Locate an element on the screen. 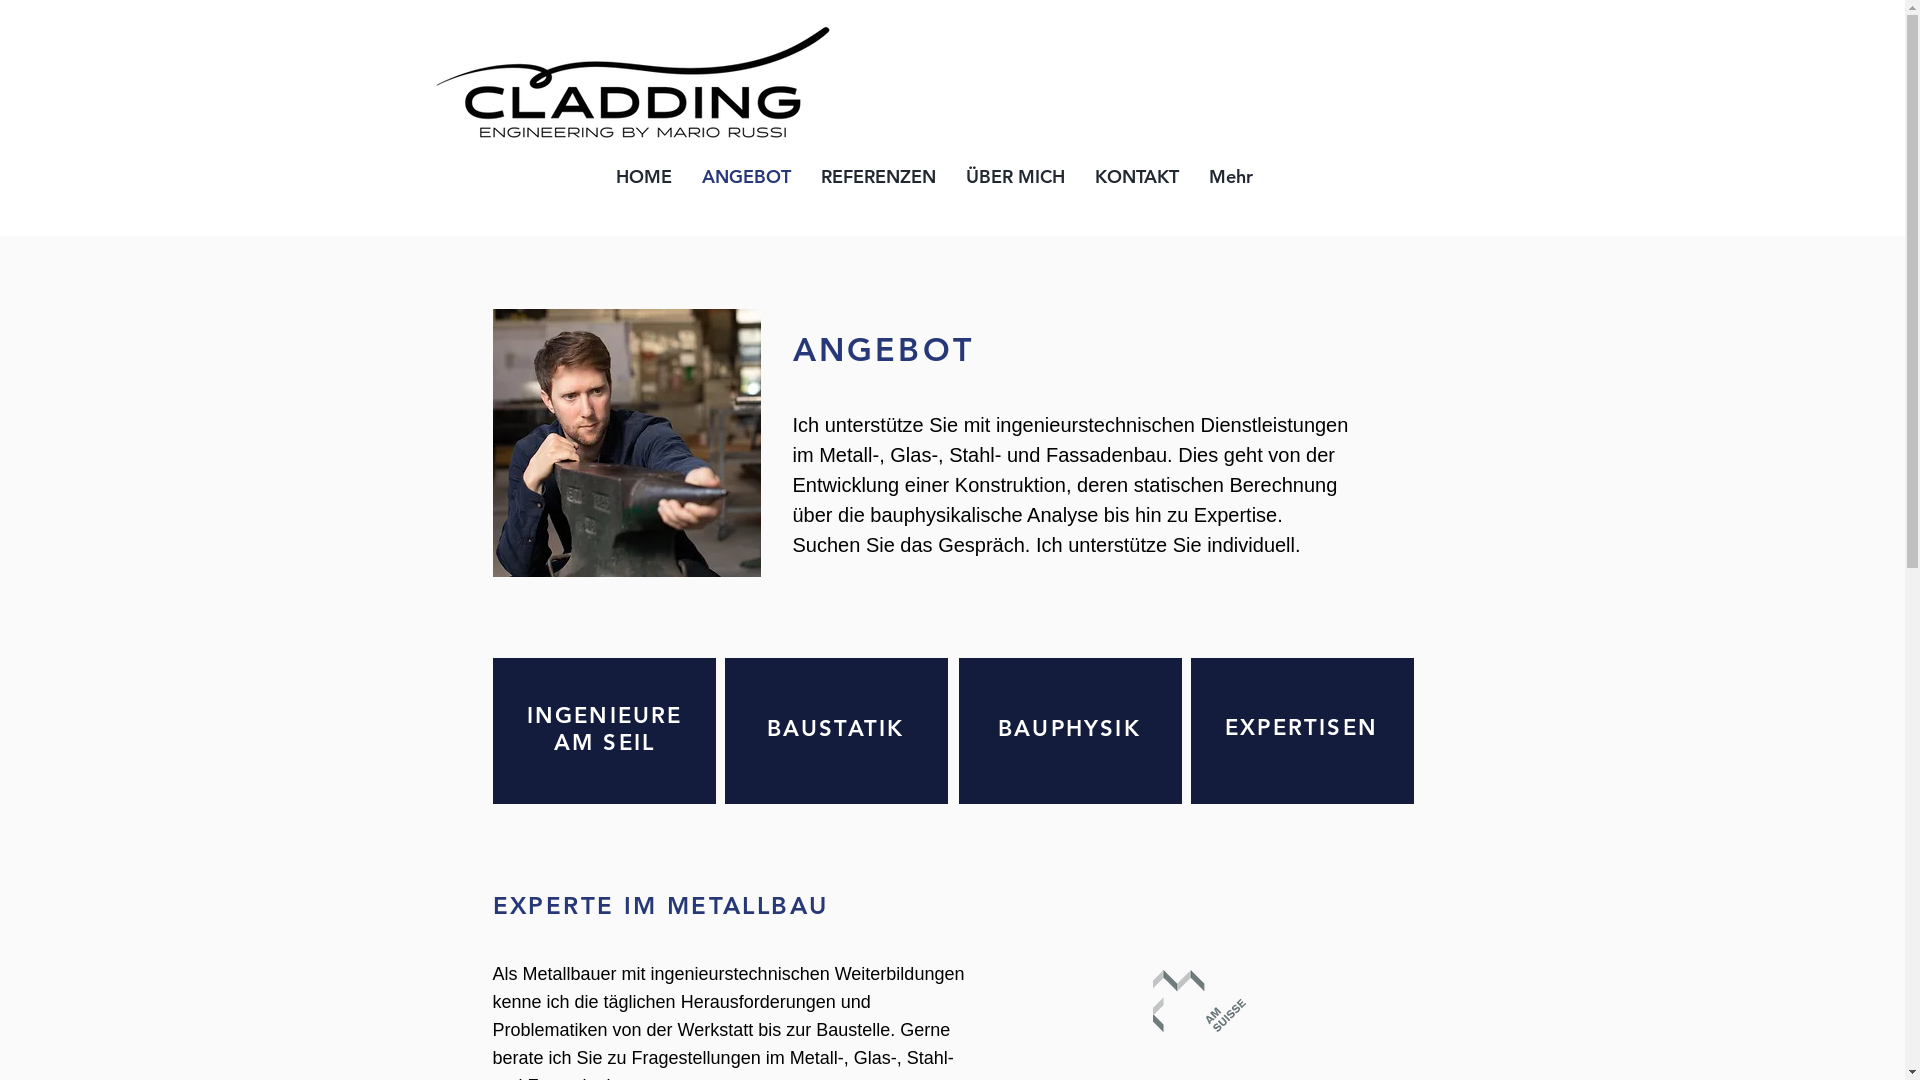 Image resolution: width=1920 pixels, height=1080 pixels. 'EXPERTISEN' is located at coordinates (1301, 727).